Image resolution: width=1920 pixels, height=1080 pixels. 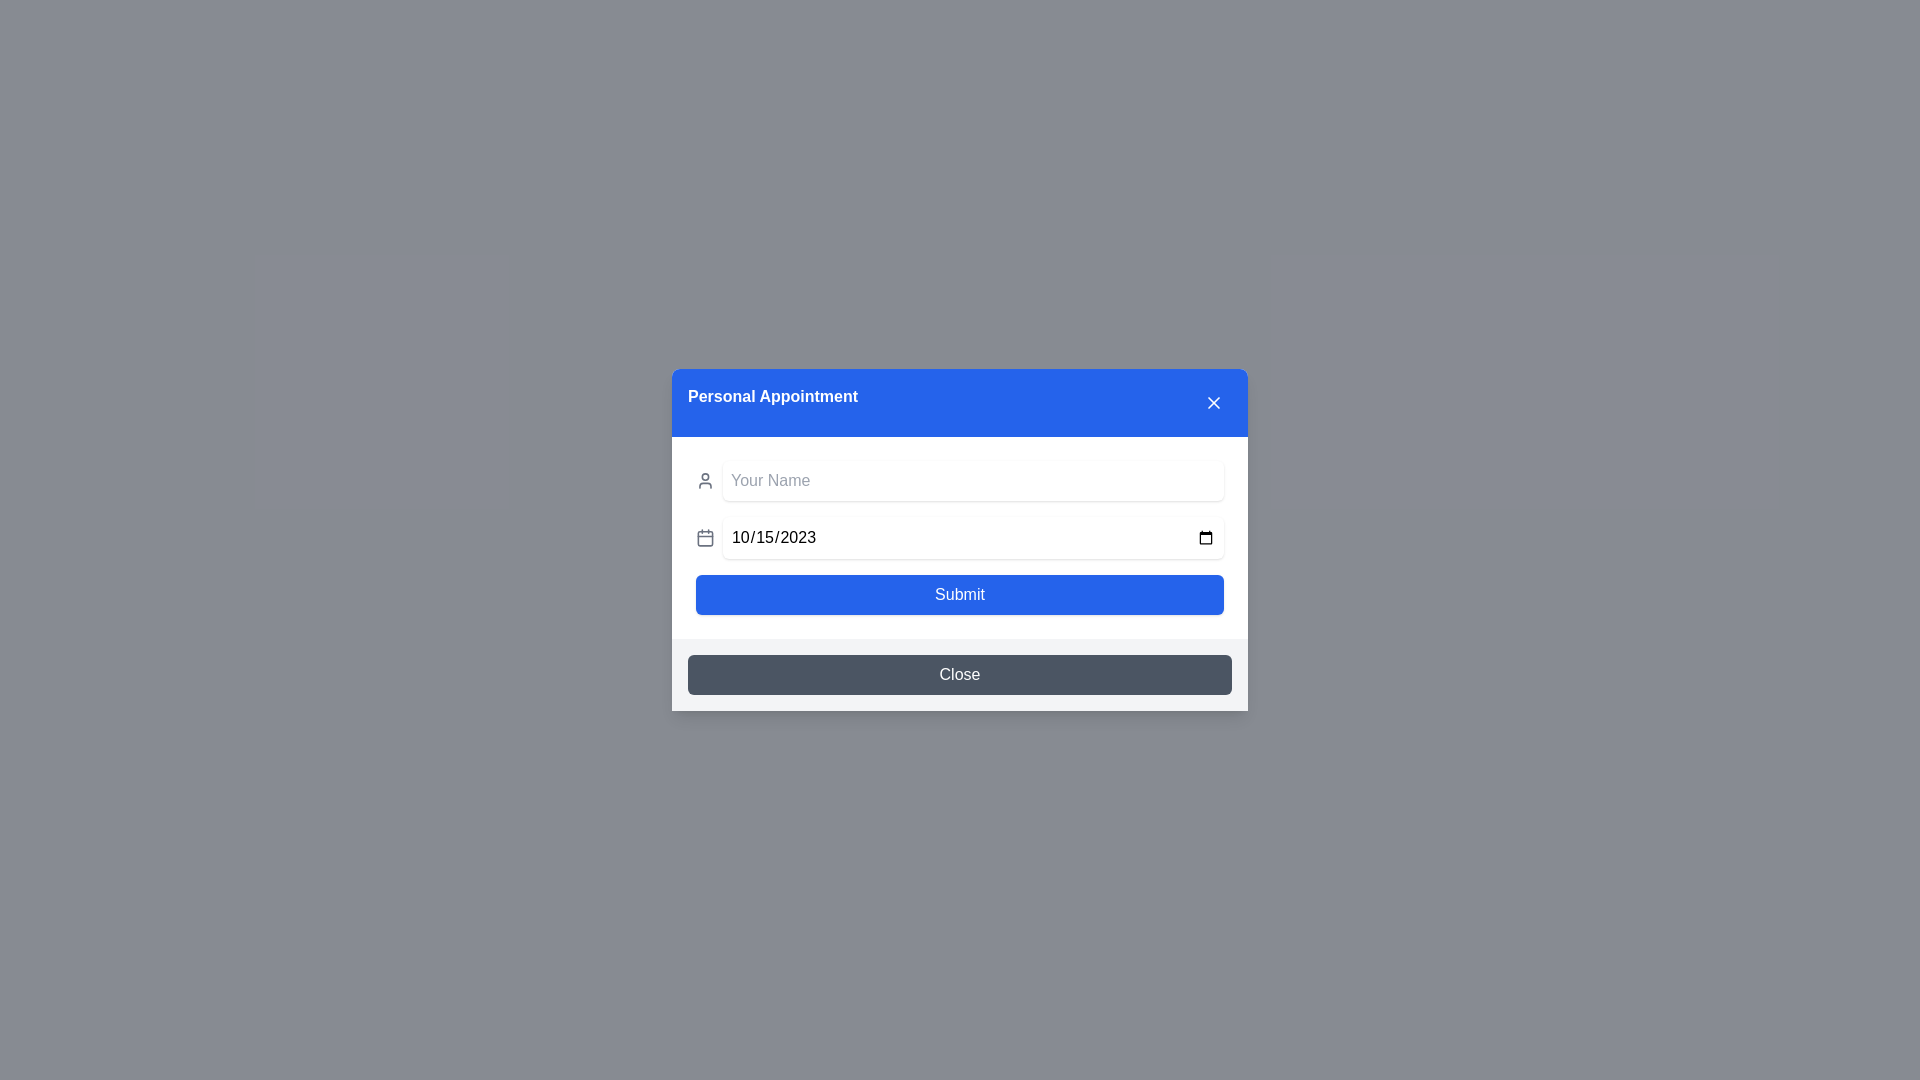 What do you see at coordinates (973, 536) in the screenshot?
I see `the Date input field located in the middle section of the modal window` at bounding box center [973, 536].